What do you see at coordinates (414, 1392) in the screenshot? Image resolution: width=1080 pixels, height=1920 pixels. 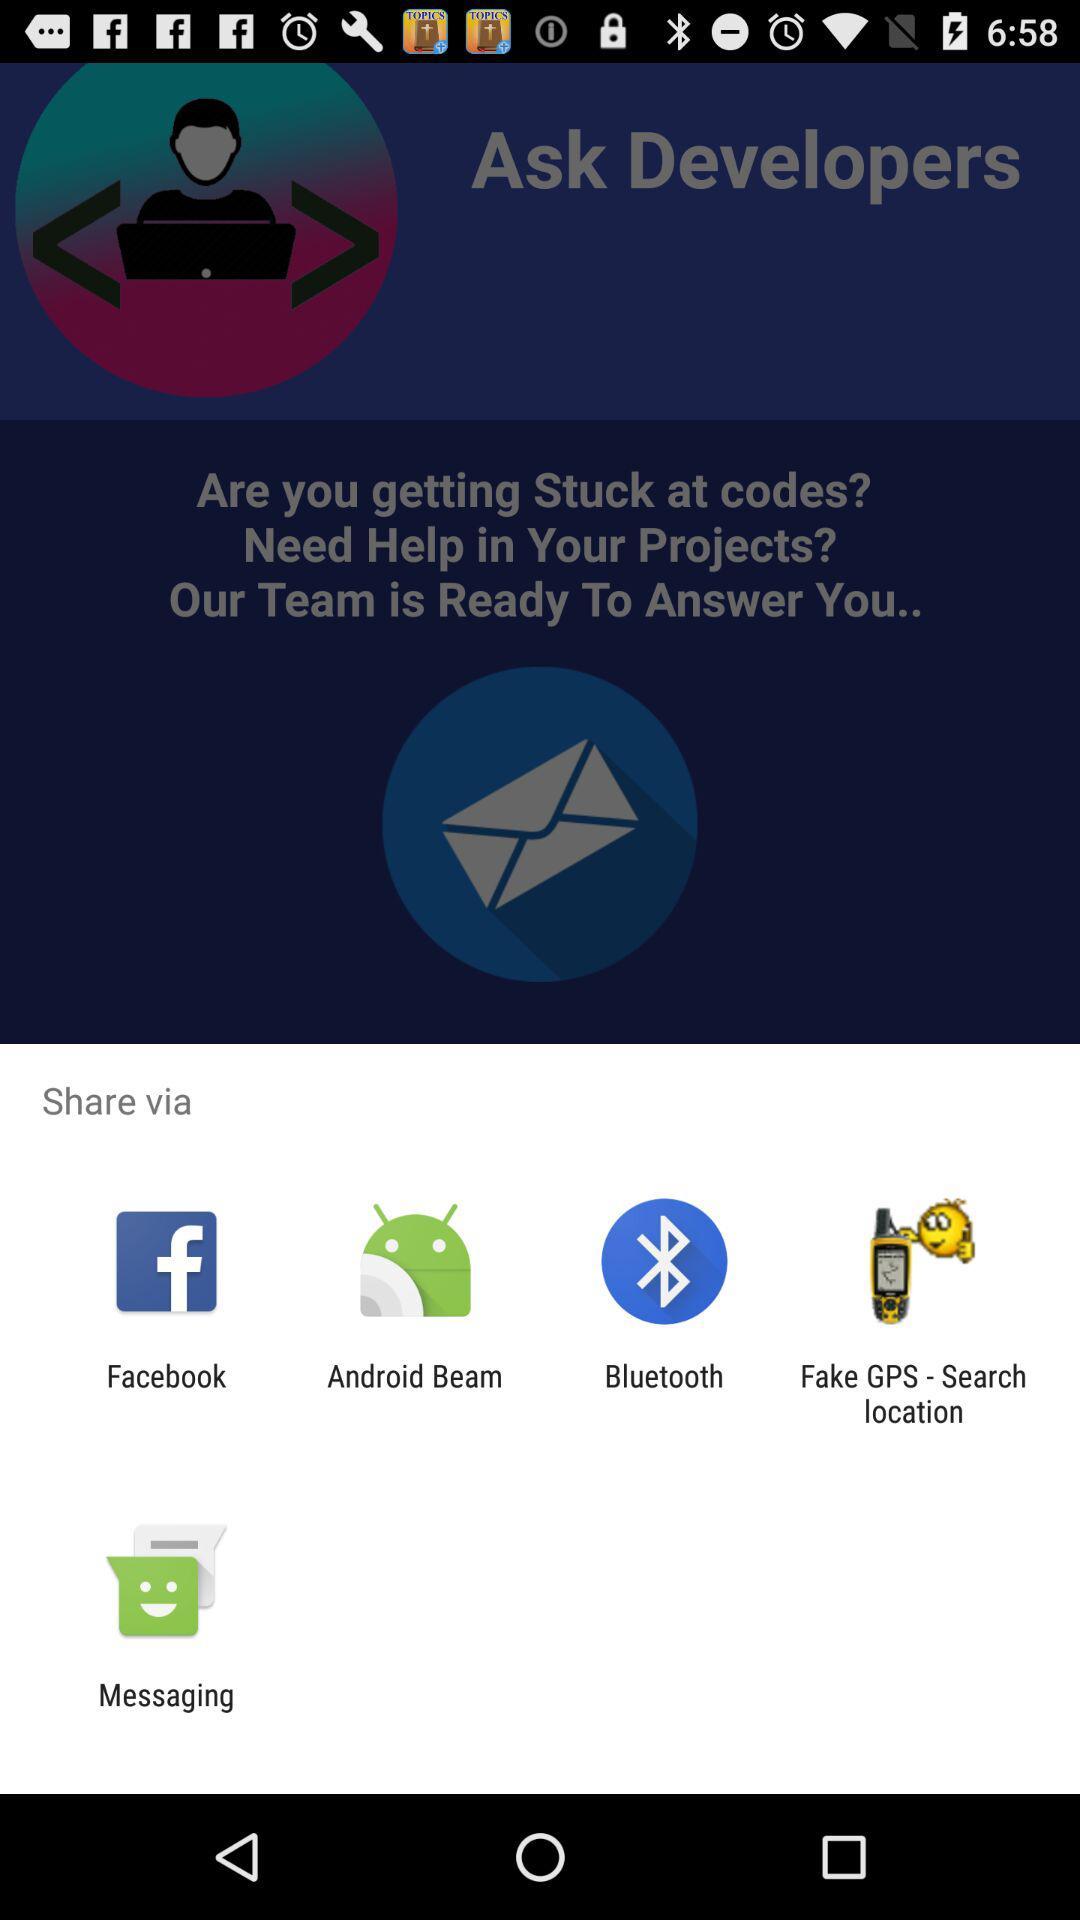 I see `icon next to bluetooth icon` at bounding box center [414, 1392].